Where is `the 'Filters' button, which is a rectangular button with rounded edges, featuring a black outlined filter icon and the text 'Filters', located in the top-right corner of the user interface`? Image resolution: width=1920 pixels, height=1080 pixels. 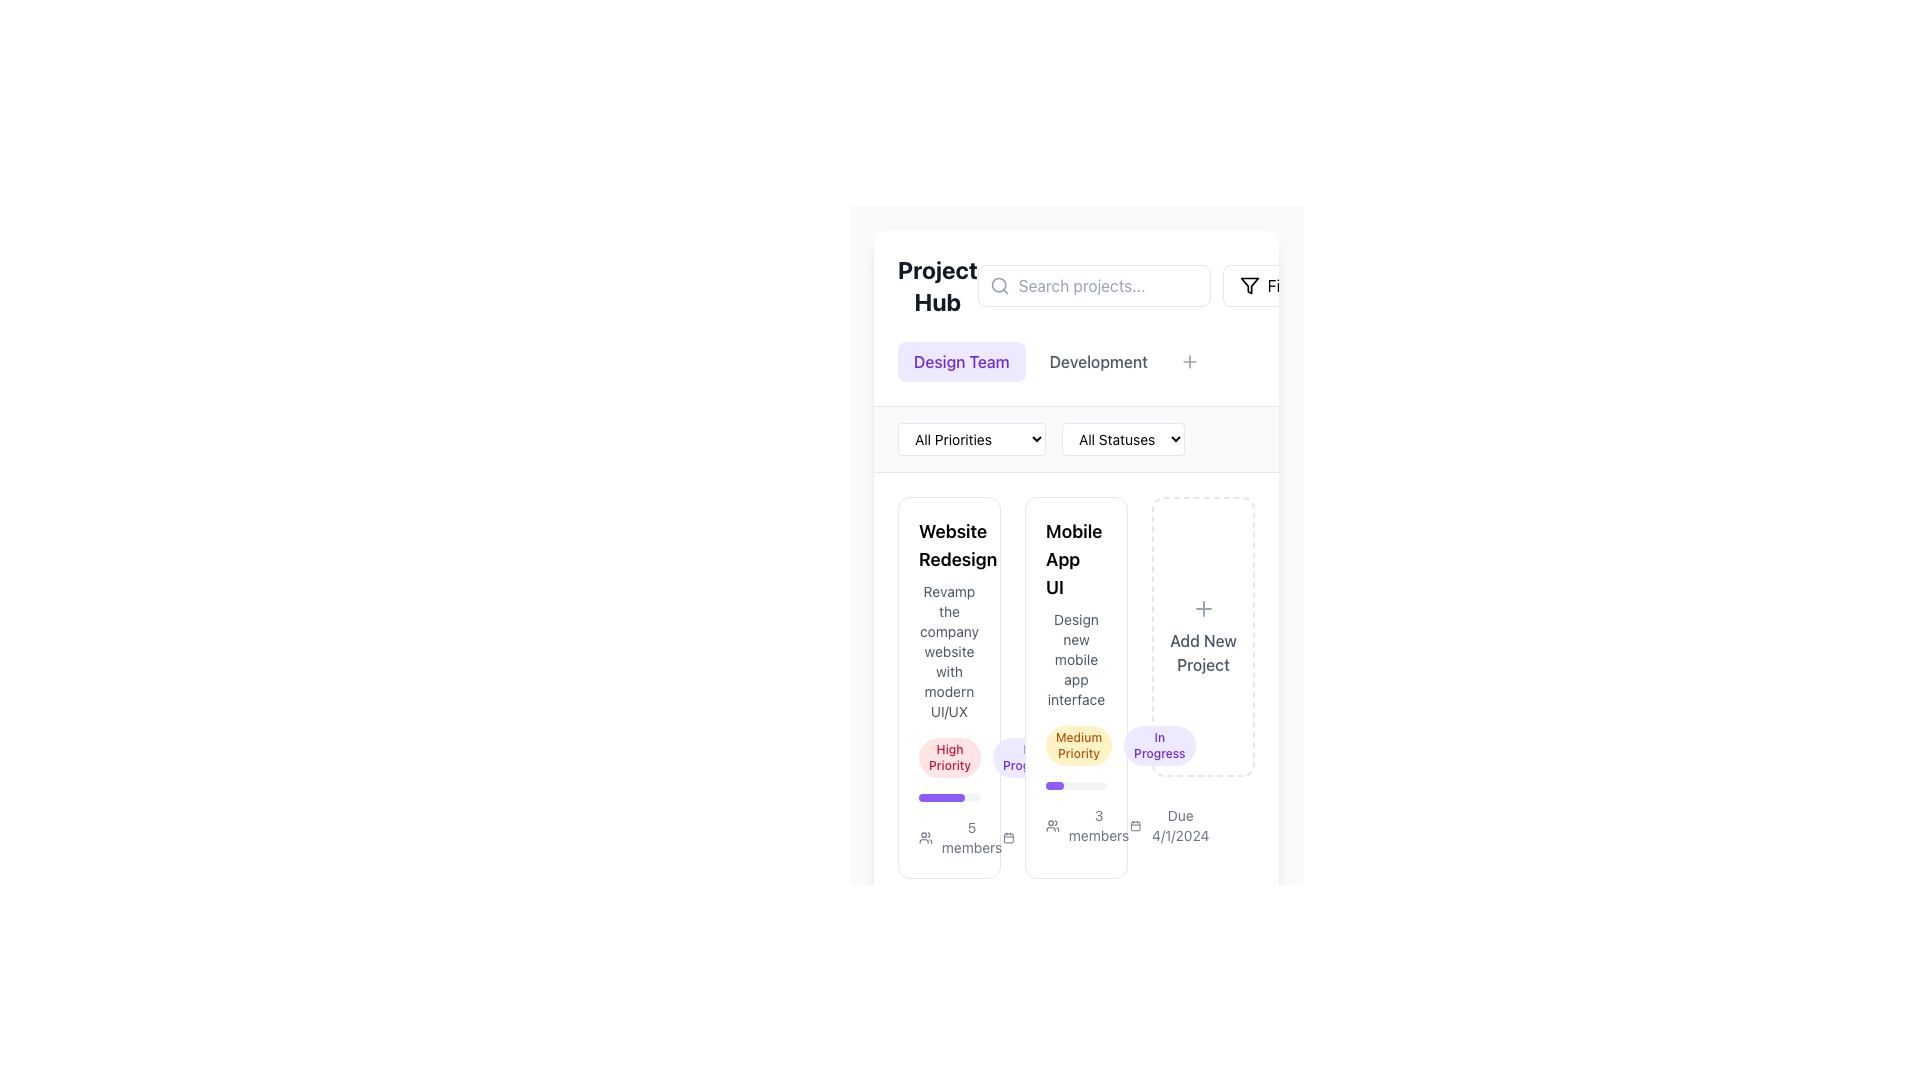 the 'Filters' button, which is a rectangular button with rounded edges, featuring a black outlined filter icon and the text 'Filters', located in the top-right corner of the user interface is located at coordinates (1274, 285).